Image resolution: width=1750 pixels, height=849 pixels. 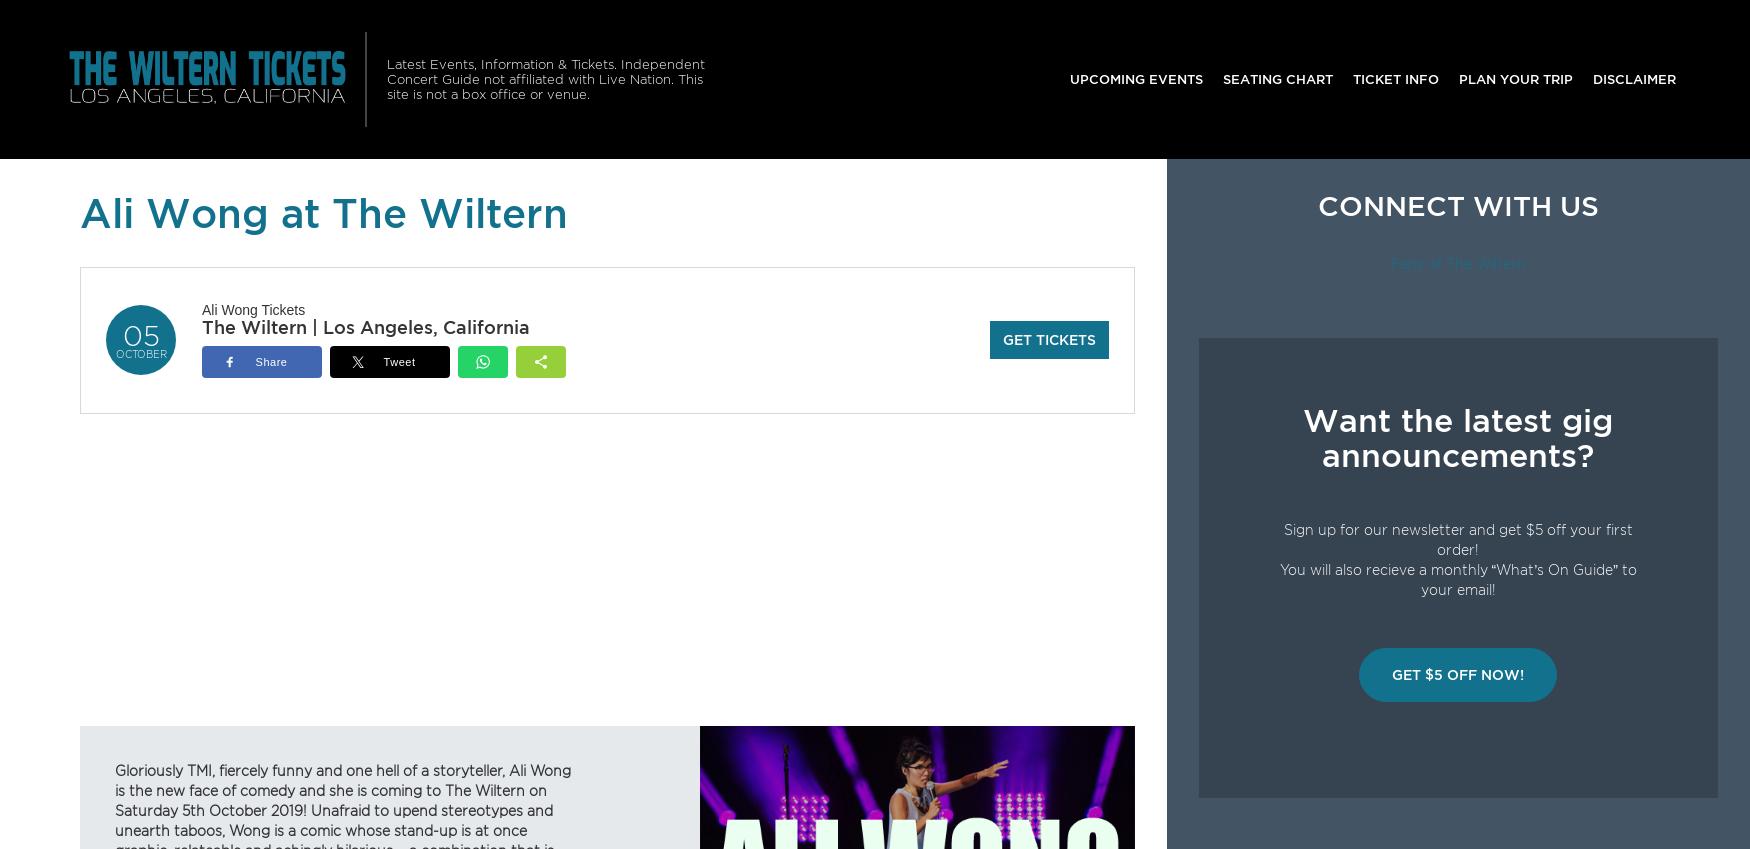 I want to click on 'Fans of The Wiltern', so click(x=1389, y=263).